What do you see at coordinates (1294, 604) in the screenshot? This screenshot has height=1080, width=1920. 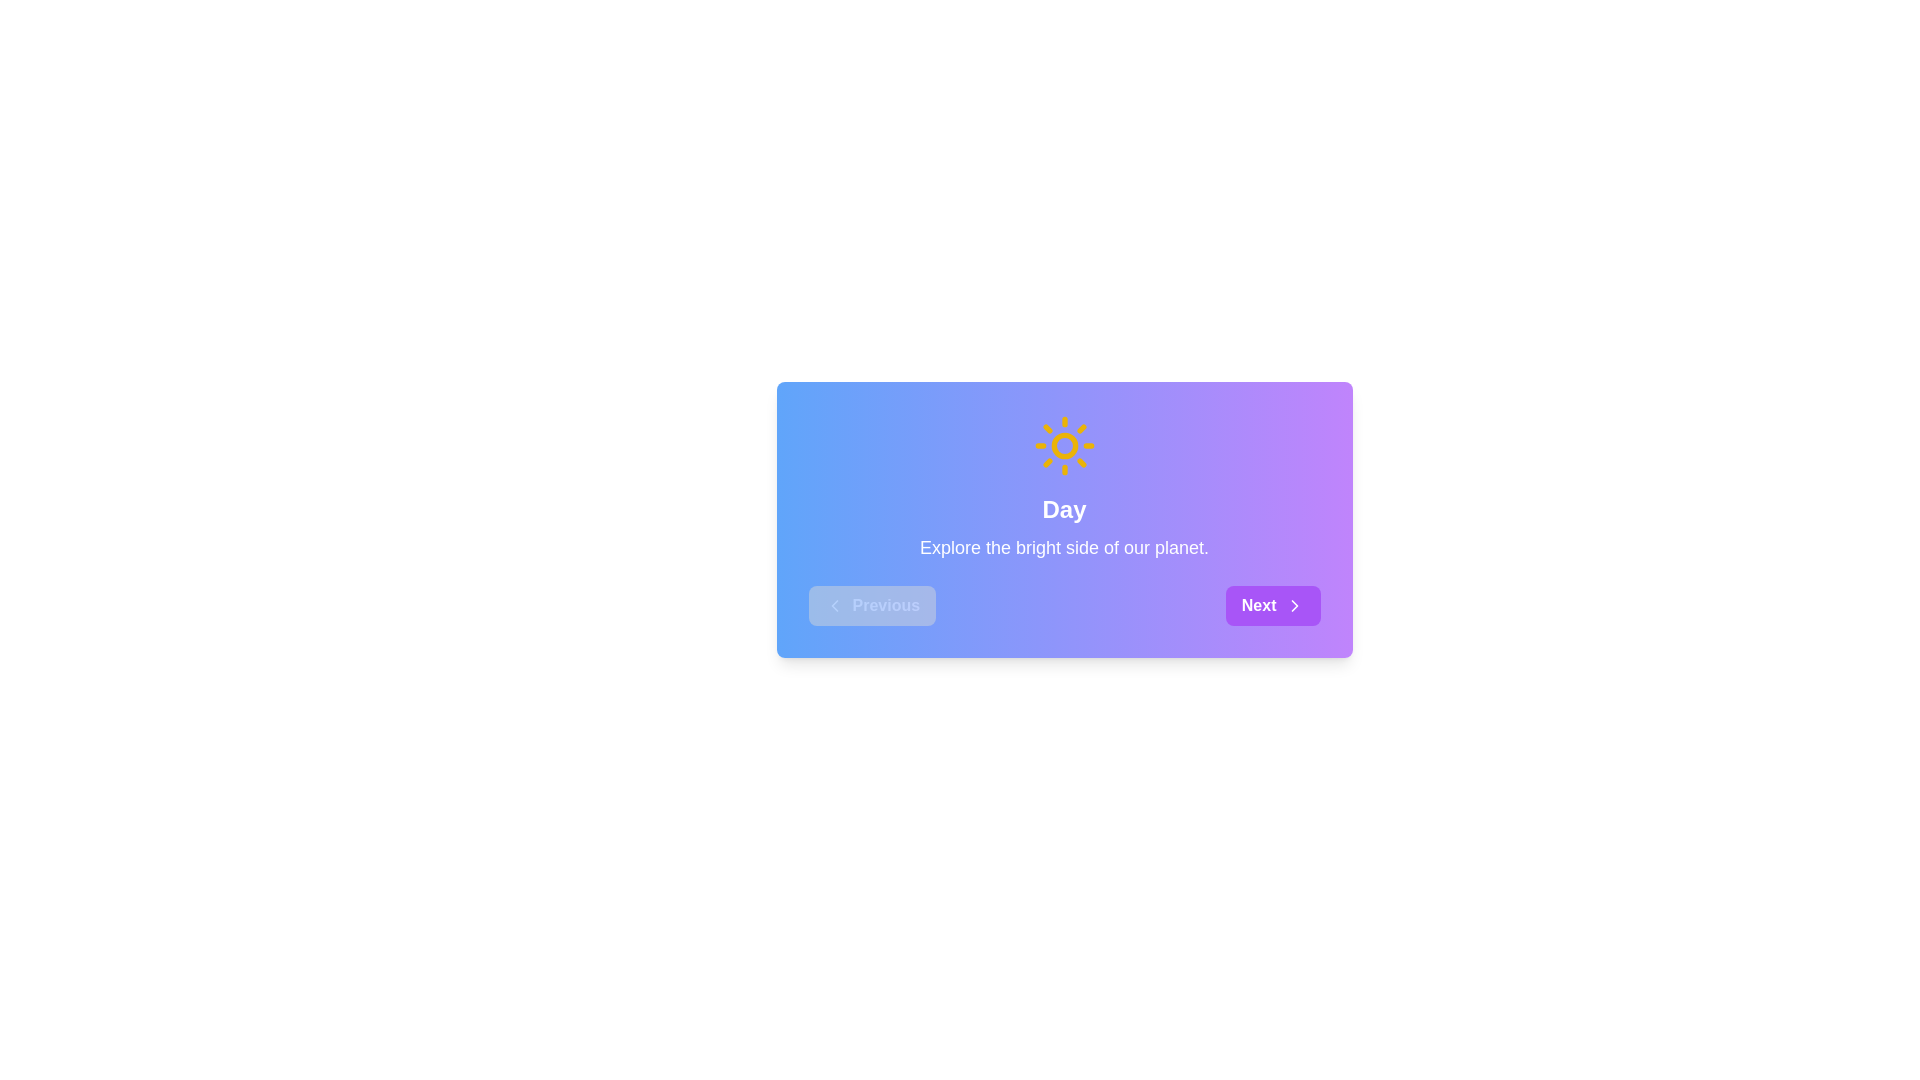 I see `the 'Next' button, which is located near the bottom-right corner of a card-style section in the interface and features an icon that visually reinforces the action of proceeding` at bounding box center [1294, 604].